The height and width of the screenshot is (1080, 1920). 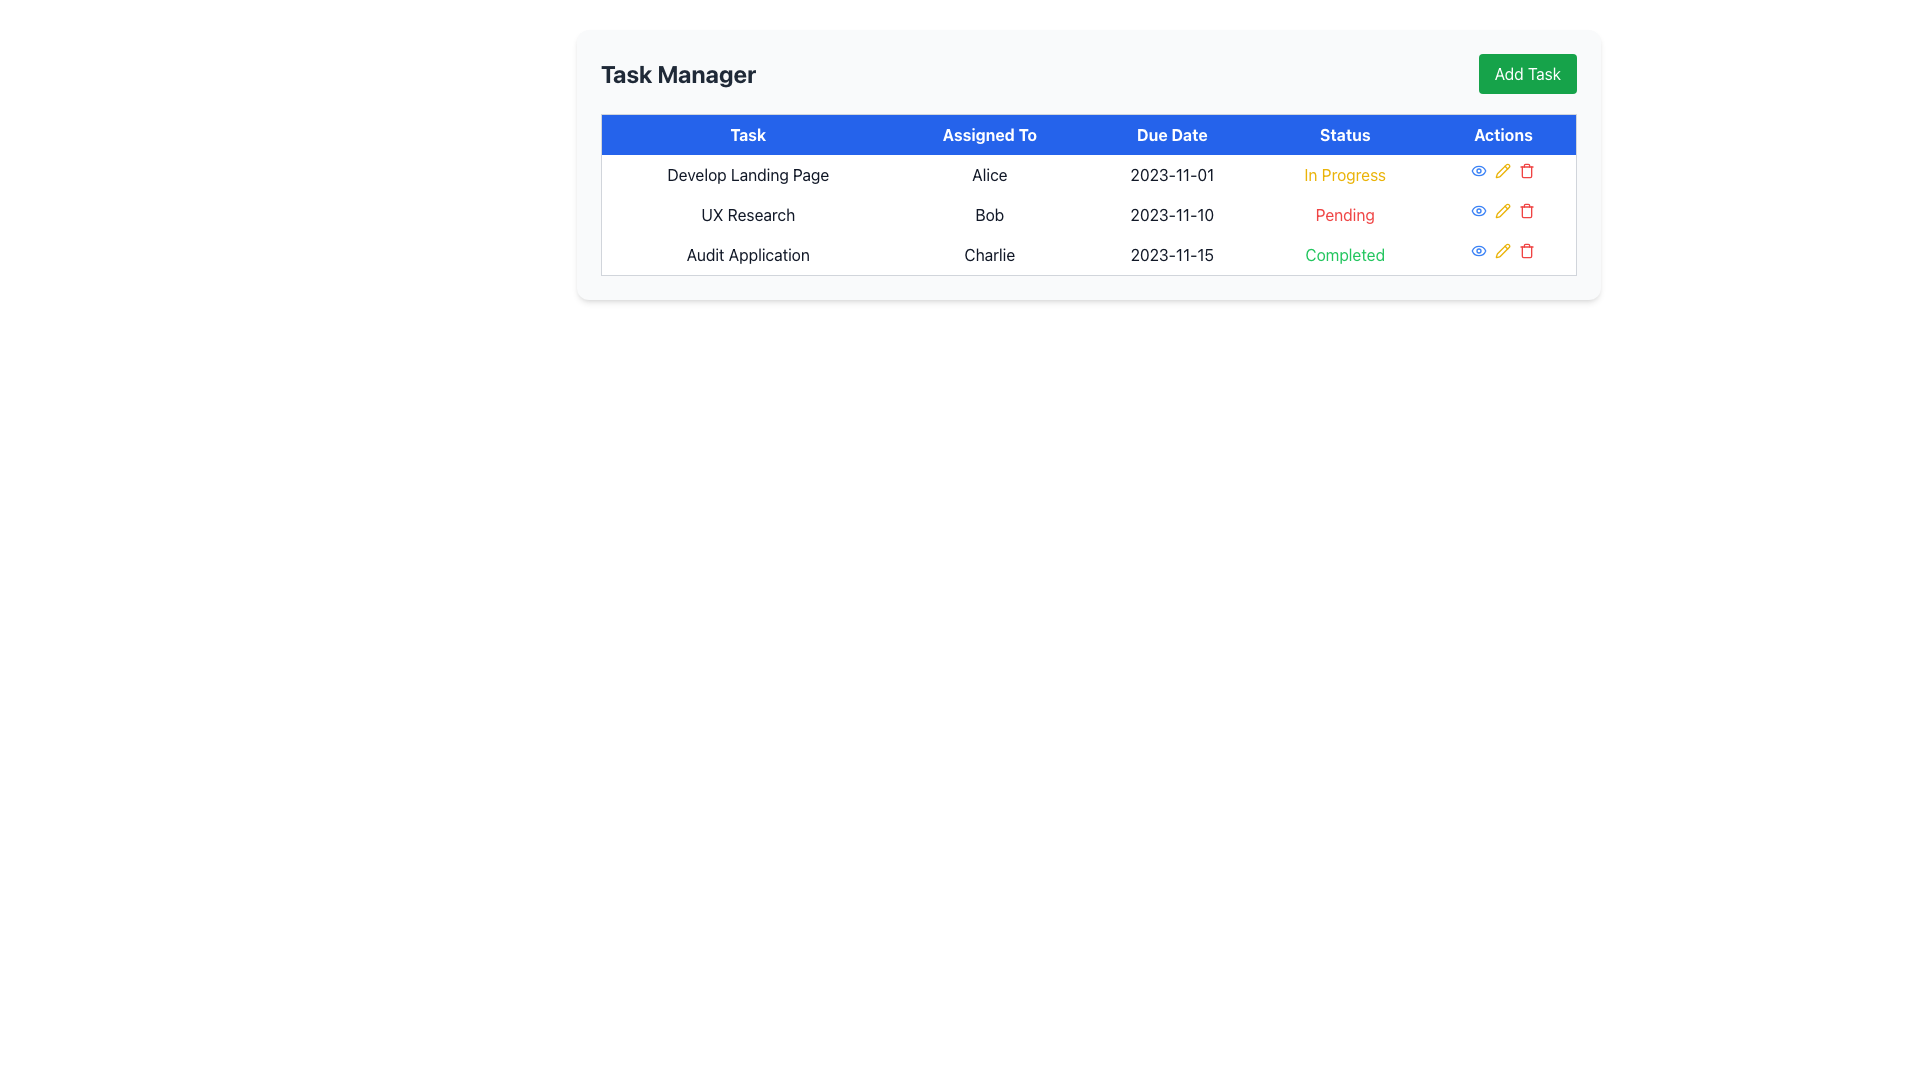 I want to click on the text label displaying 'Develop Landing Page' in the first cell of the 'Task' column in the 'Task Manager' table, so click(x=747, y=173).